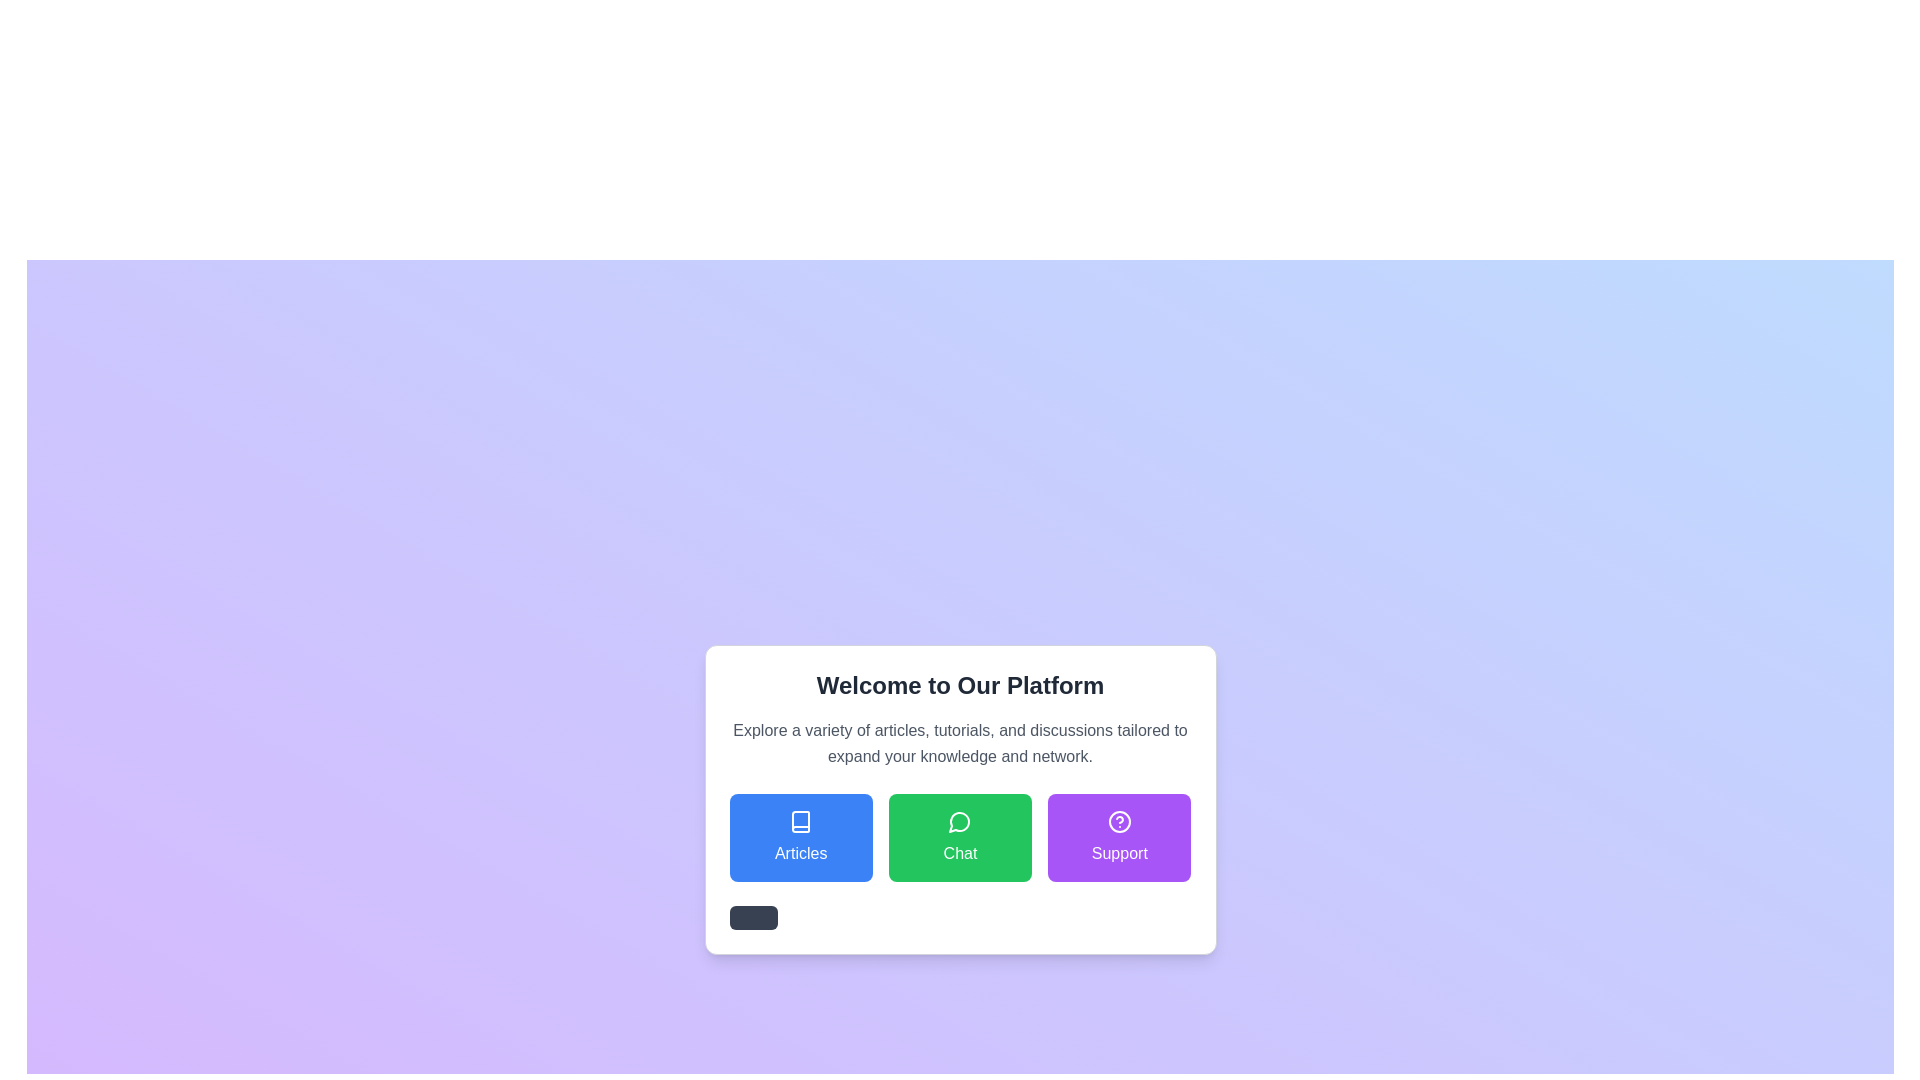 The height and width of the screenshot is (1080, 1920). What do you see at coordinates (1118, 837) in the screenshot?
I see `the support button, which is the third button in the row of three buttons, positioned to the right of the 'Chat' button` at bounding box center [1118, 837].